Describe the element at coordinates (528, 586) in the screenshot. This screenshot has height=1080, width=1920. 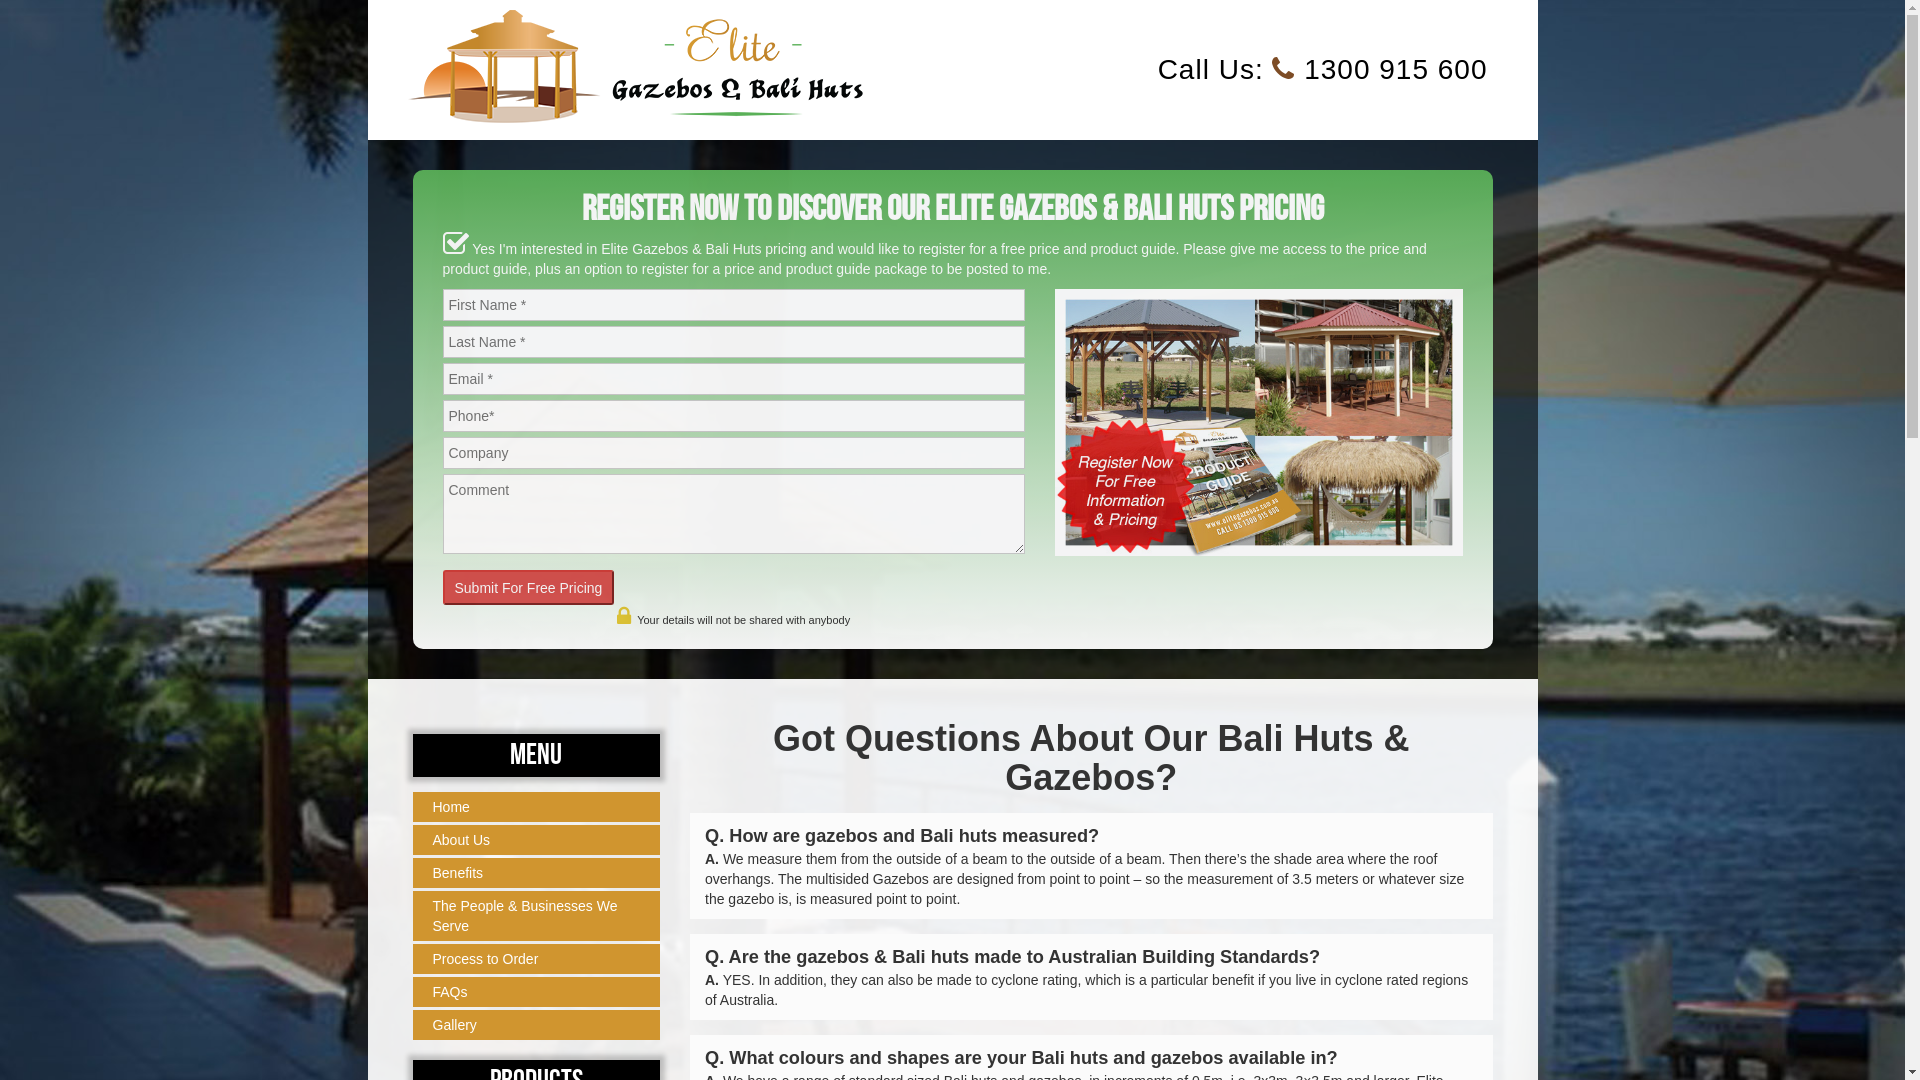
I see `'Submit For Free Pricing'` at that location.